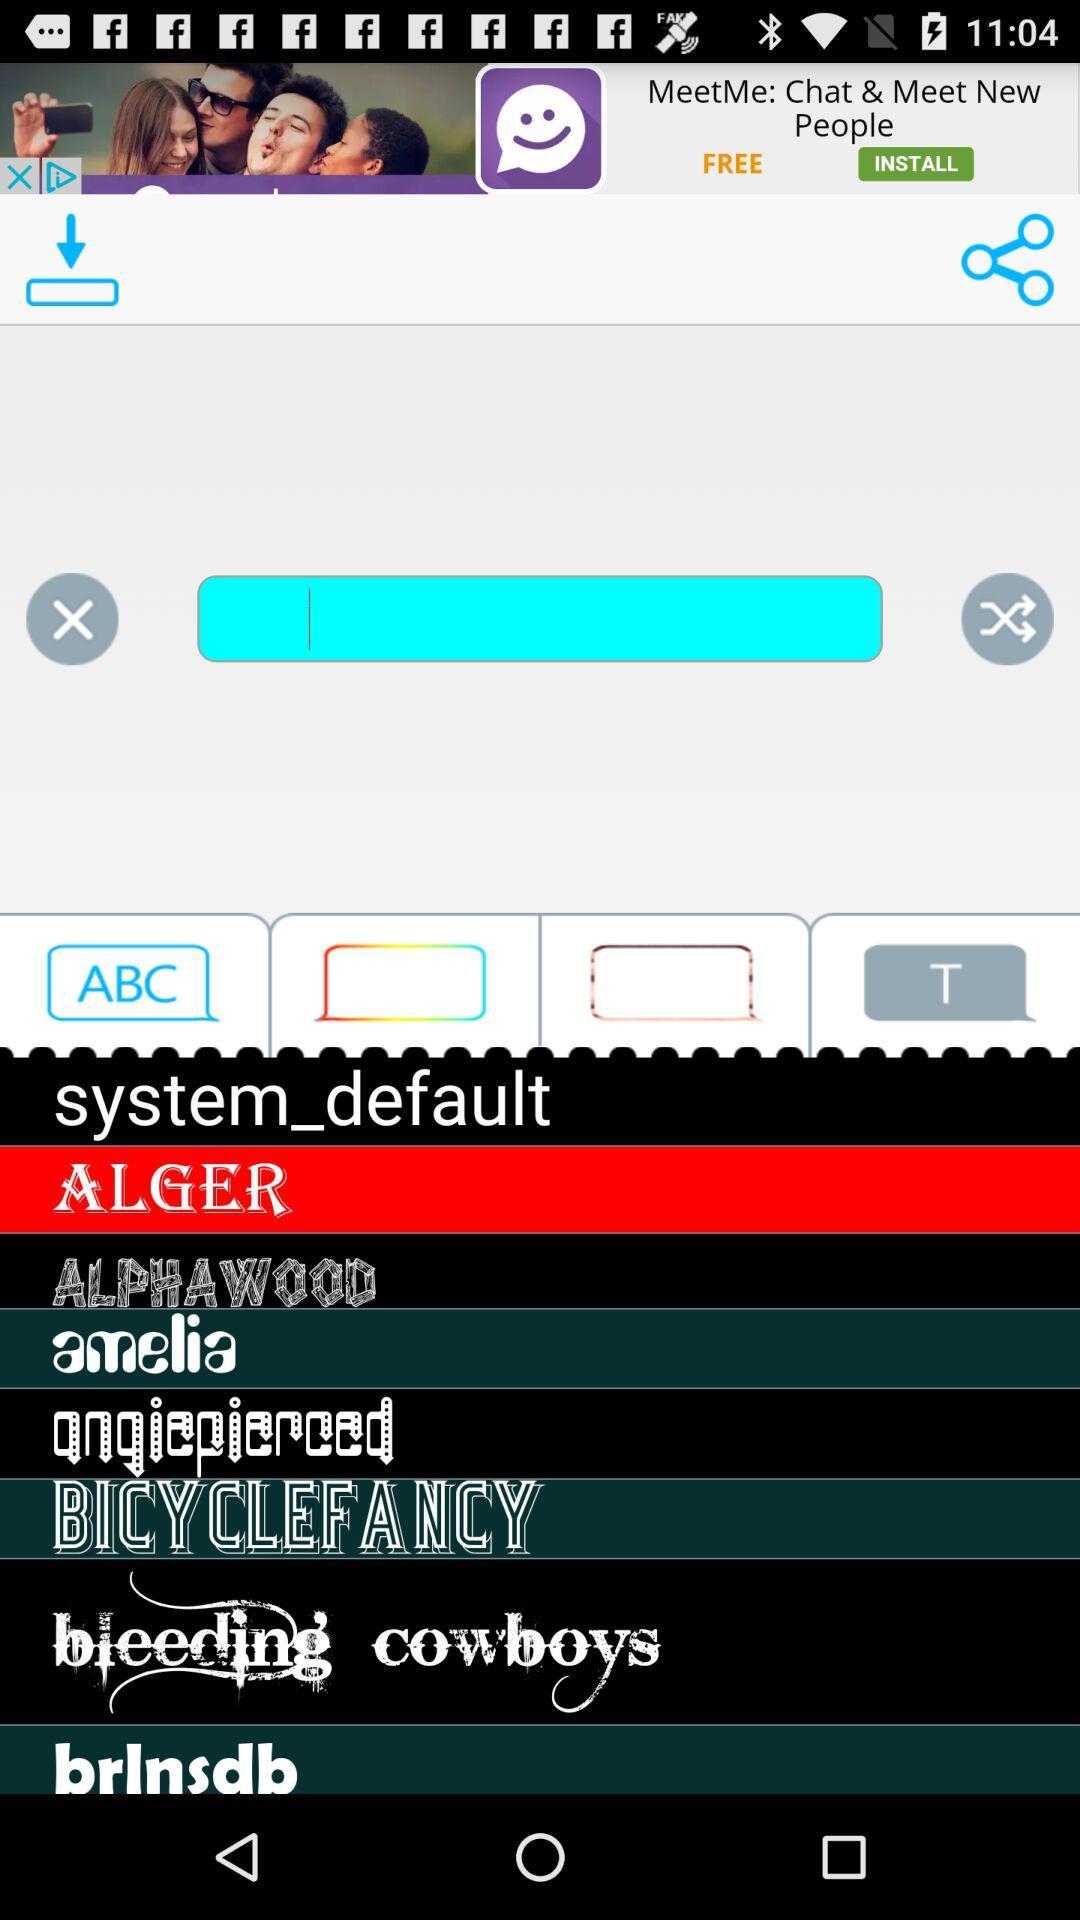  Describe the element at coordinates (675, 985) in the screenshot. I see `blink option` at that location.